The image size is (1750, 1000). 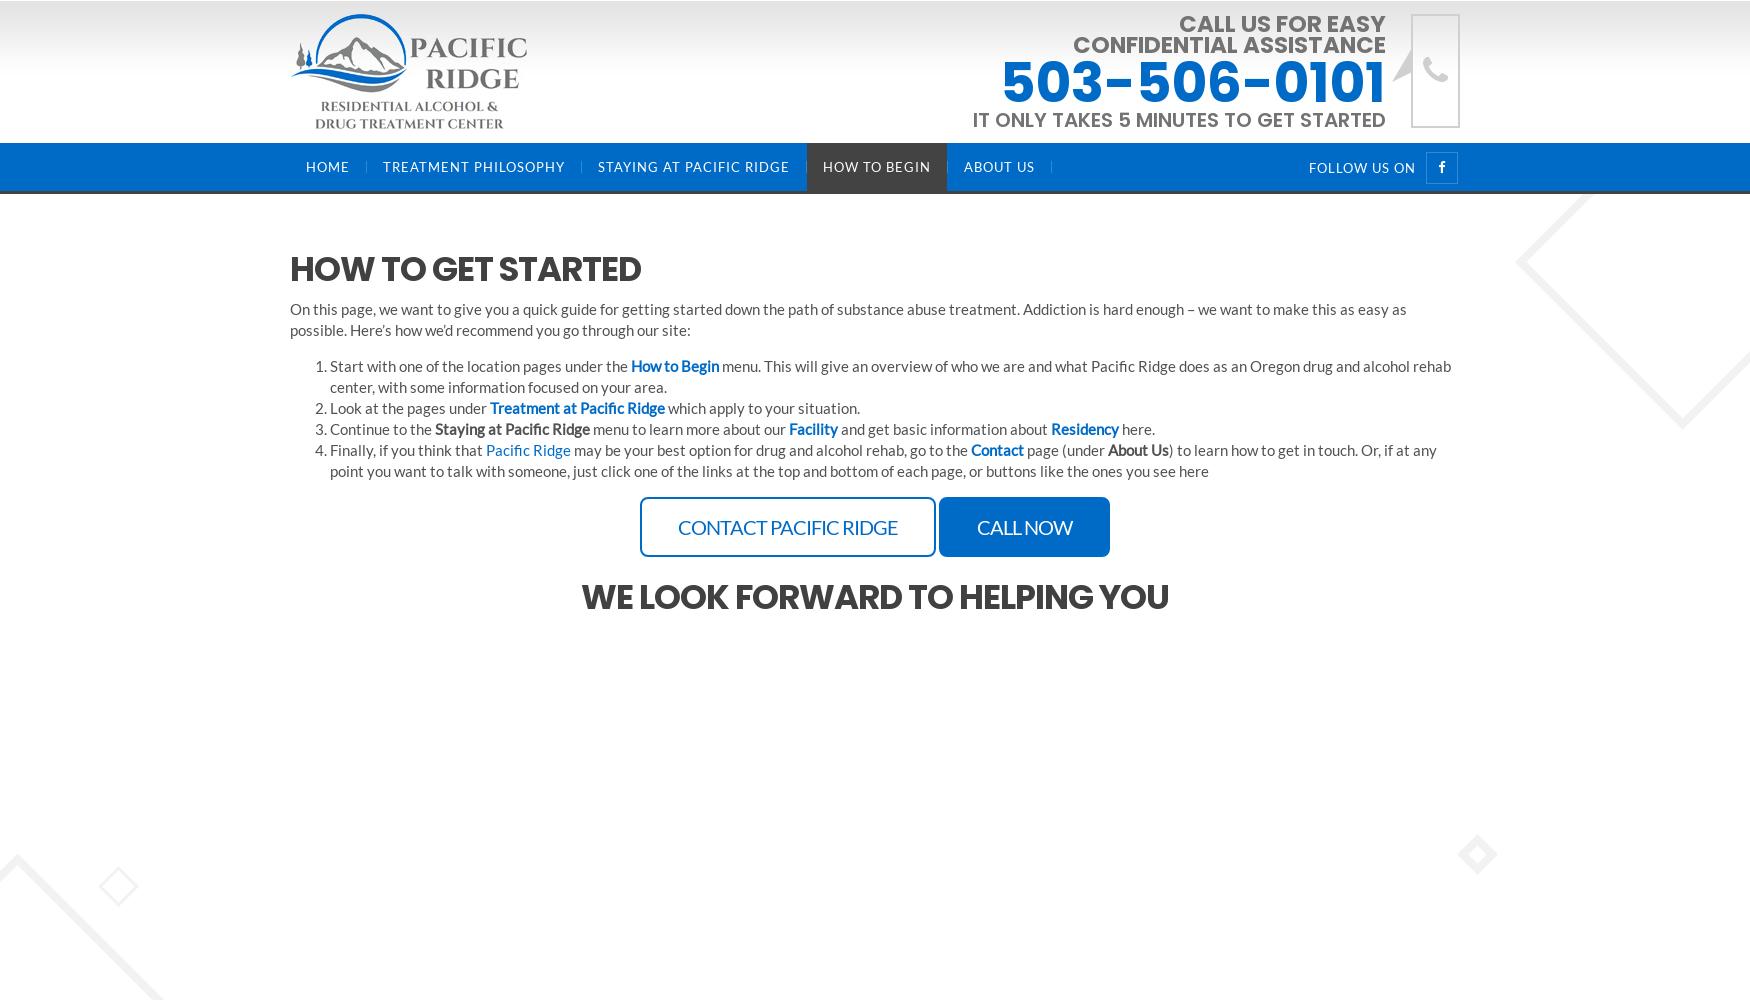 I want to click on 'Facility', so click(x=812, y=429).